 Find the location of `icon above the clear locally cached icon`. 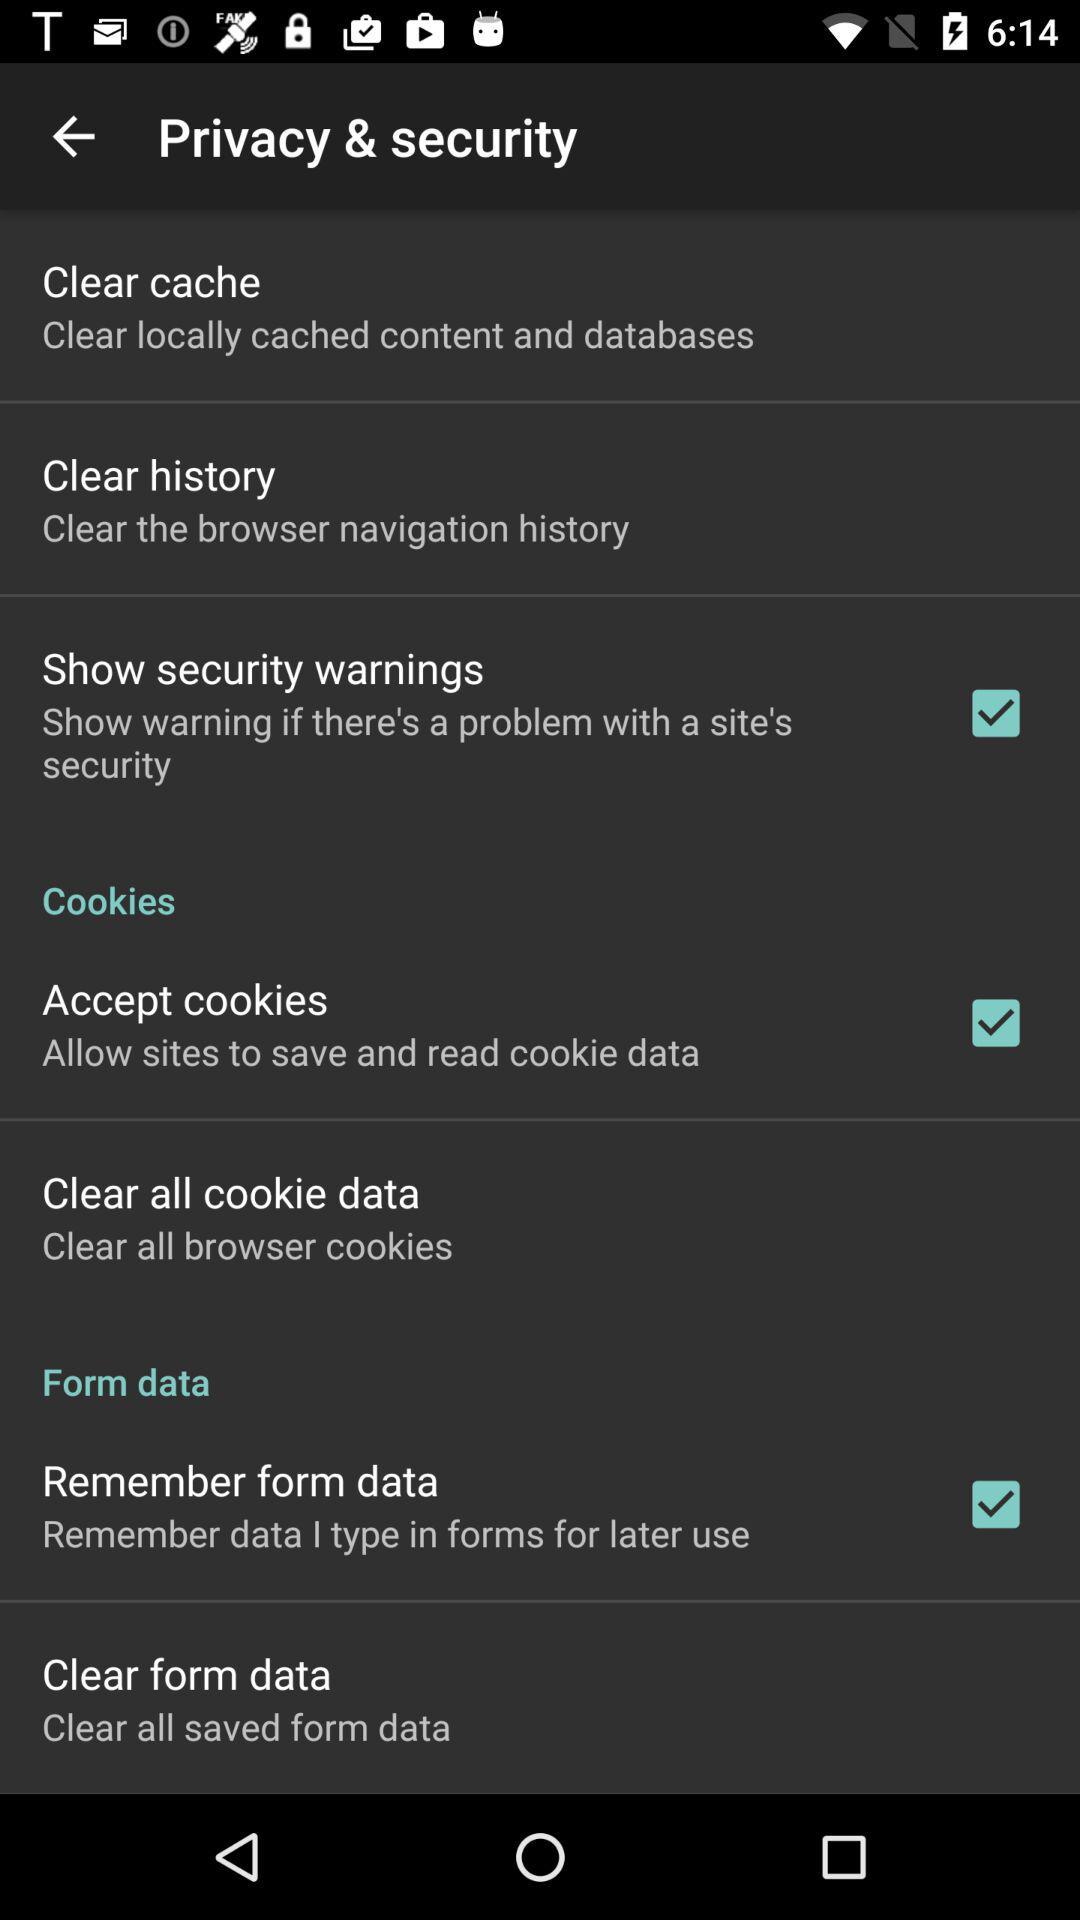

icon above the clear locally cached icon is located at coordinates (150, 279).